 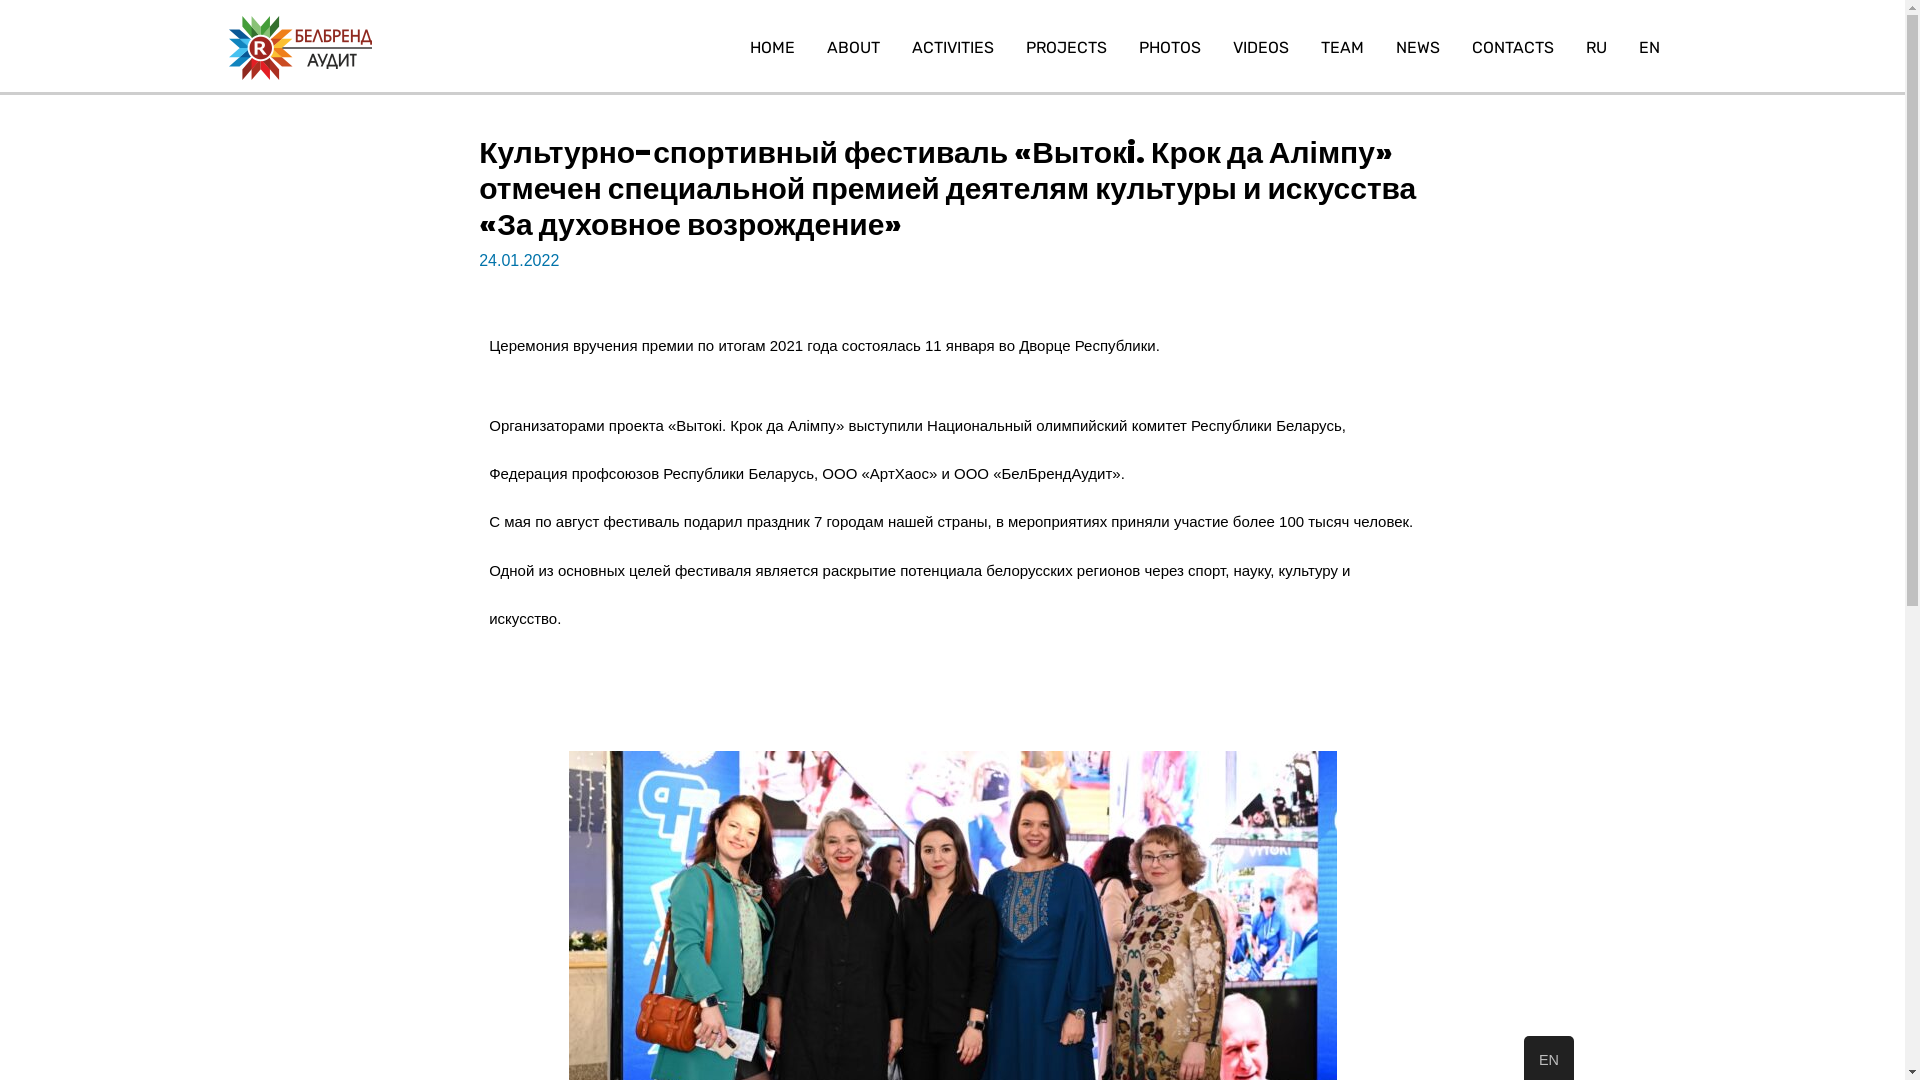 I want to click on 'HOME', so click(x=771, y=46).